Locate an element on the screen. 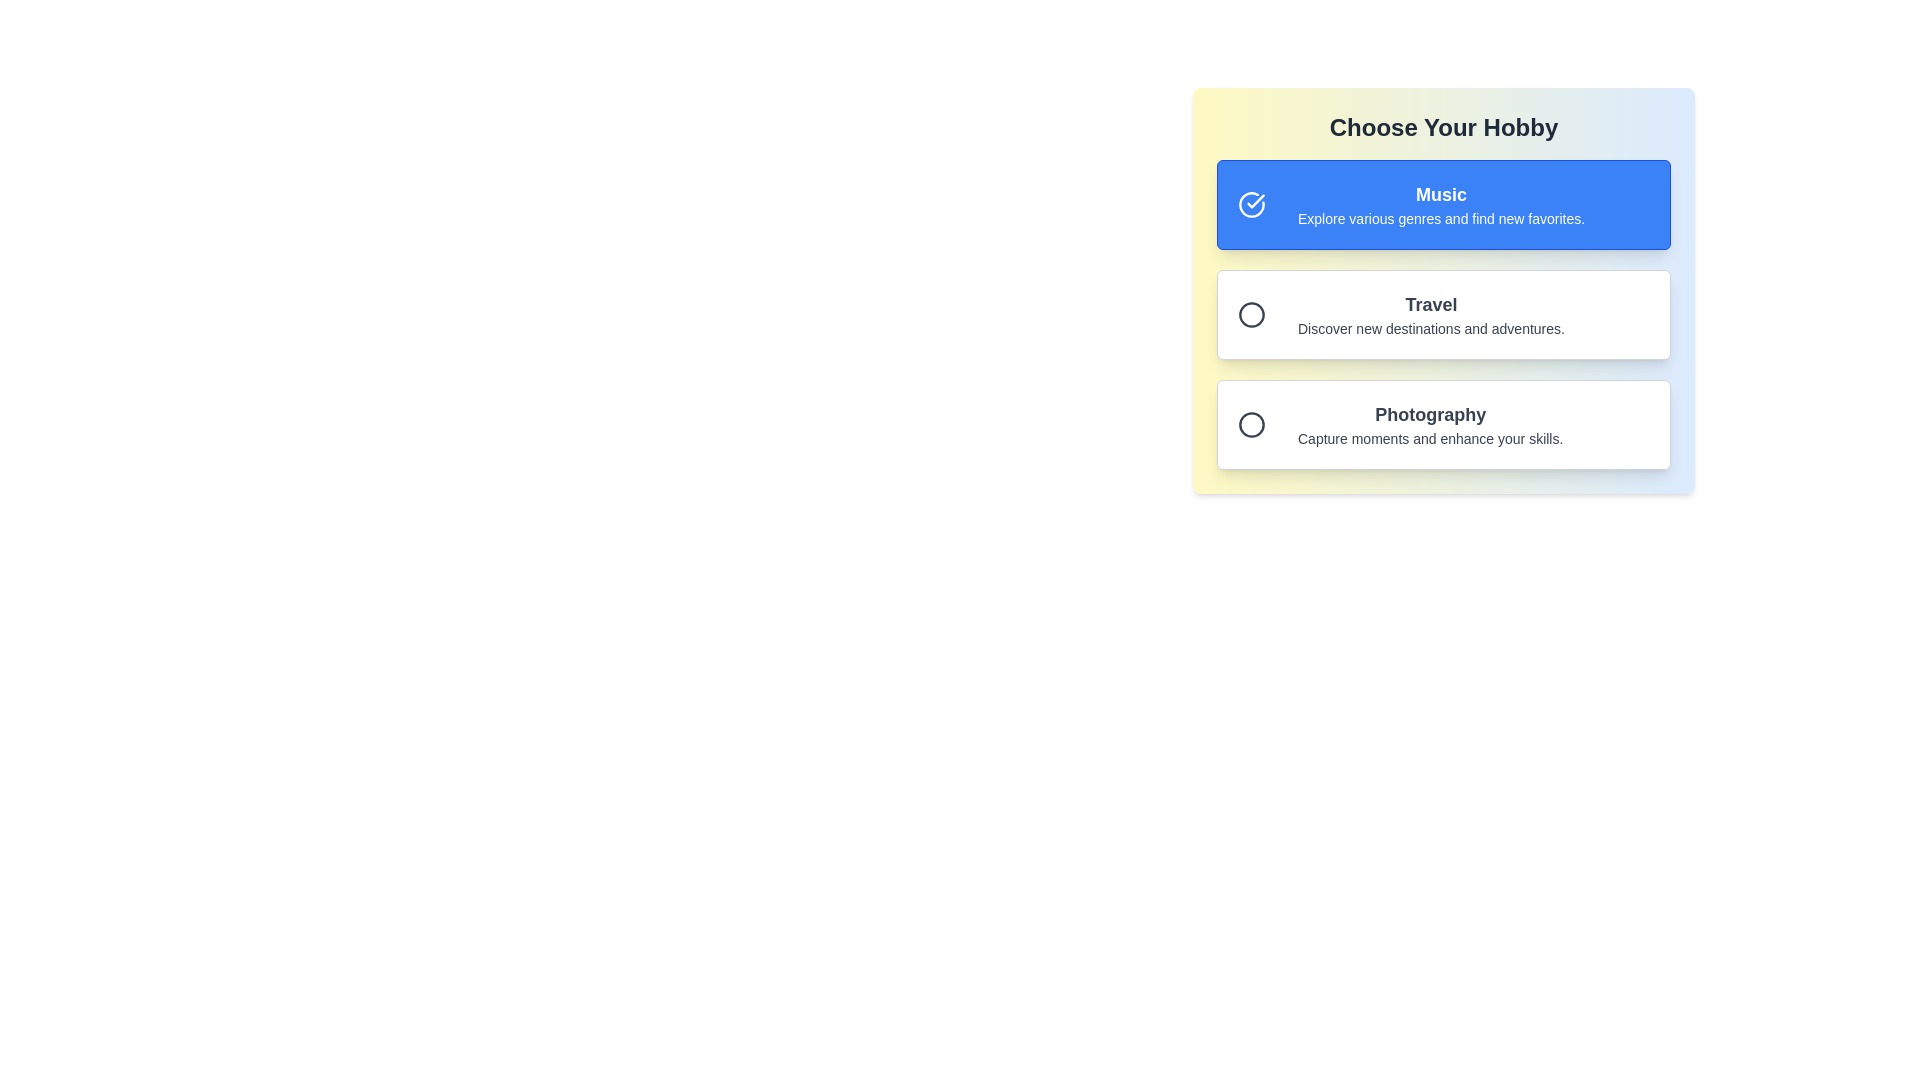 This screenshot has width=1920, height=1080. the circle icon associated with the 'Travel' option, which is located to the left of the 'Travel' text label is located at coordinates (1251, 315).